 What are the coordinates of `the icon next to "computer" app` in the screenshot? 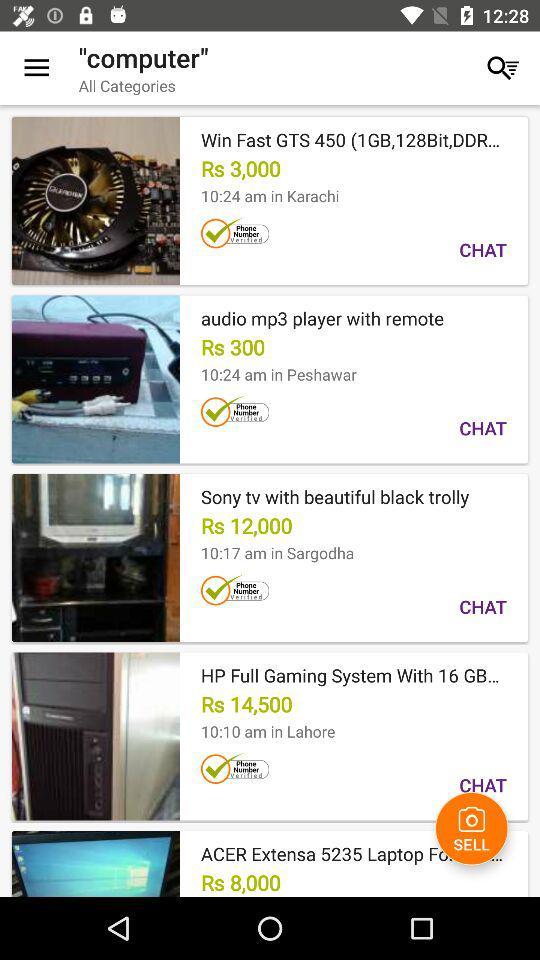 It's located at (502, 68).